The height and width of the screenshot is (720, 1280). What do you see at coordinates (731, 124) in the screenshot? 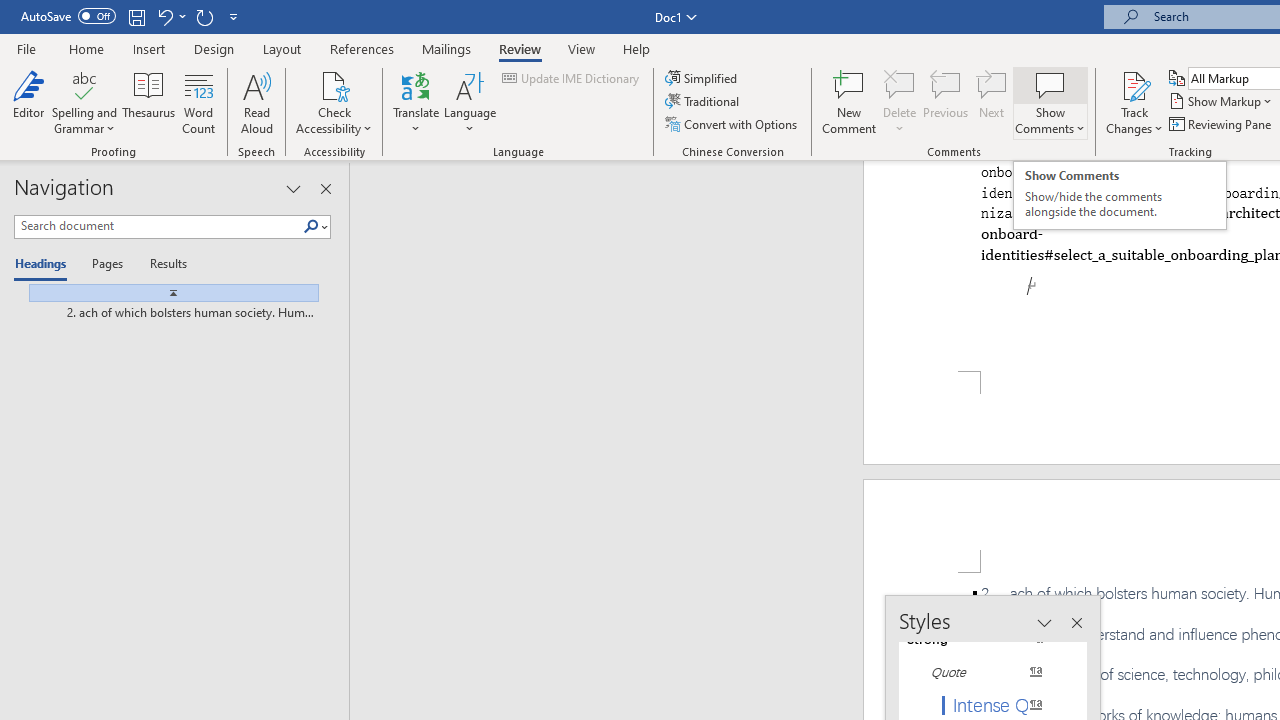
I see `'Convert with Options...'` at bounding box center [731, 124].